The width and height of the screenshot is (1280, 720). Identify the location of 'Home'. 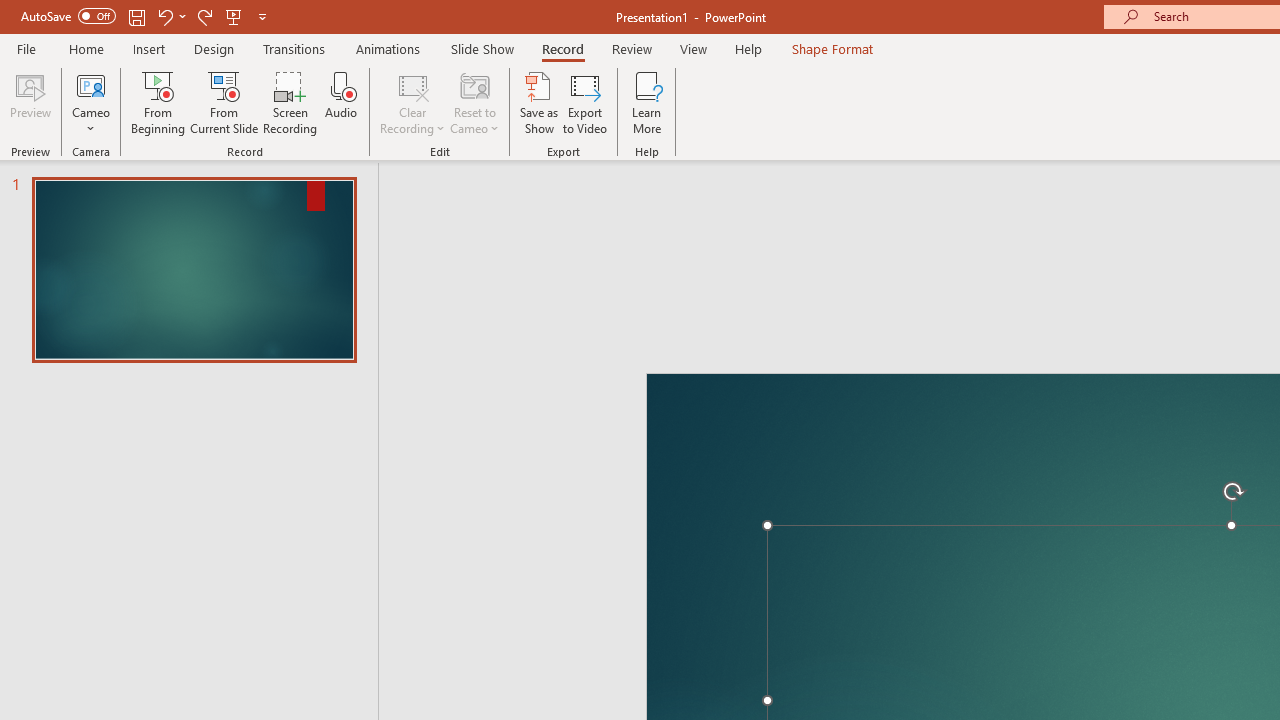
(85, 48).